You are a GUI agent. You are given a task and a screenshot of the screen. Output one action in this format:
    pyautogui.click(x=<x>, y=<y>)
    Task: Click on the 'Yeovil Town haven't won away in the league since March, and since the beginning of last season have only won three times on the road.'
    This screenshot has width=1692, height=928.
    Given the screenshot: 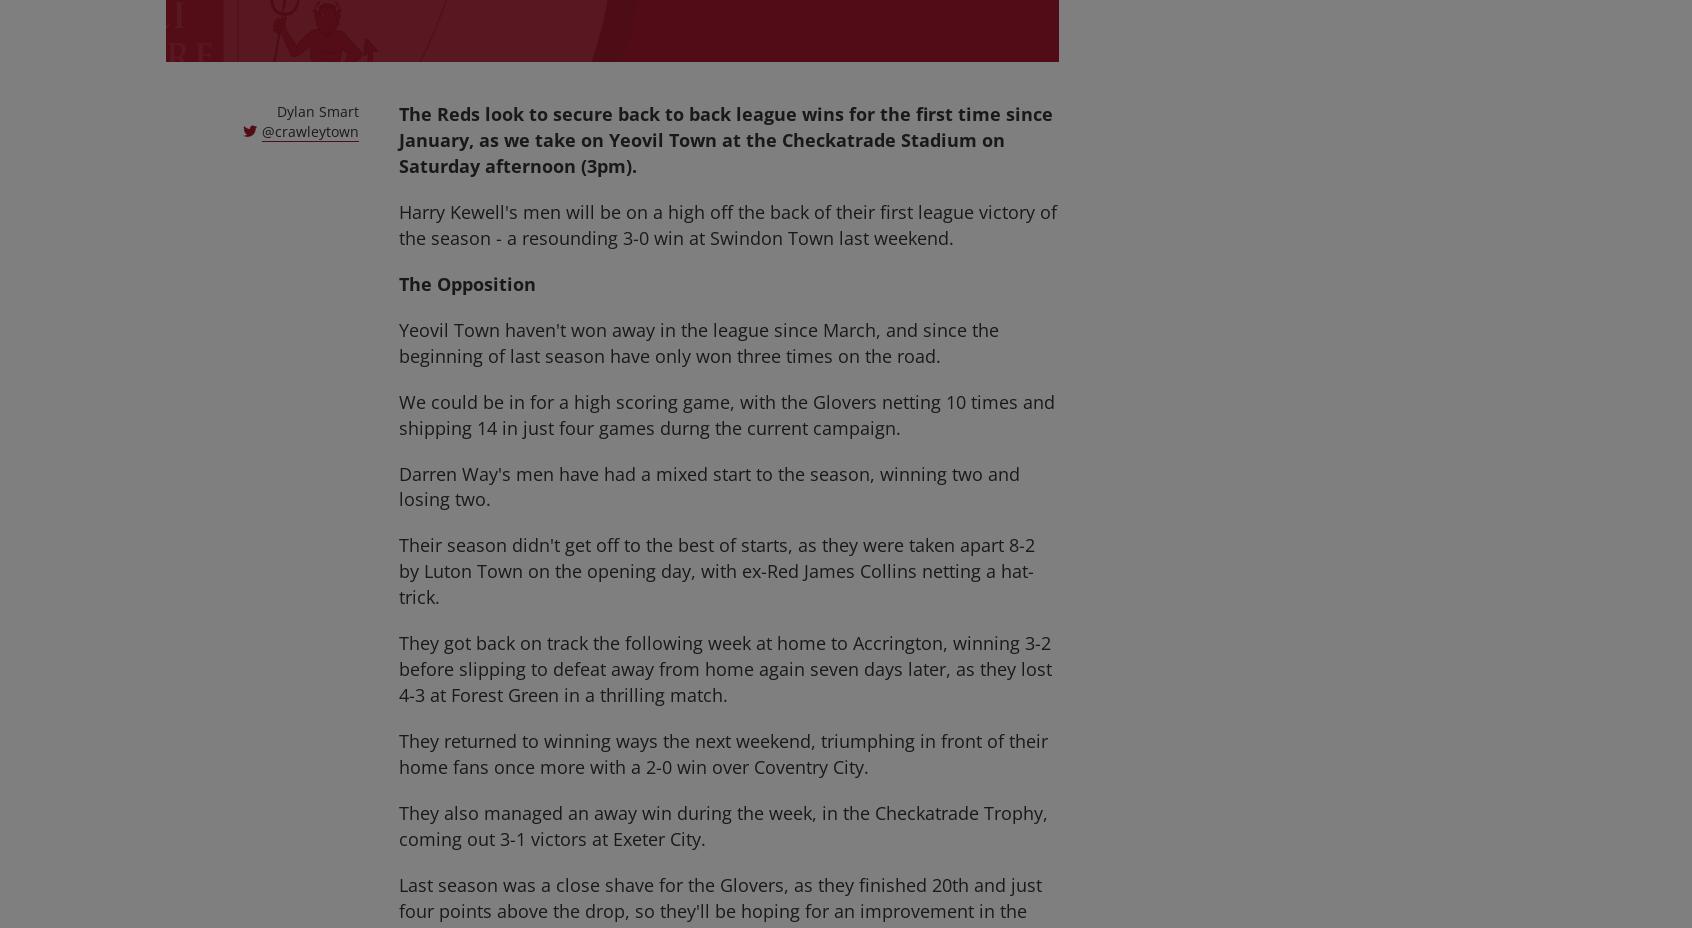 What is the action you would take?
    pyautogui.click(x=698, y=340)
    